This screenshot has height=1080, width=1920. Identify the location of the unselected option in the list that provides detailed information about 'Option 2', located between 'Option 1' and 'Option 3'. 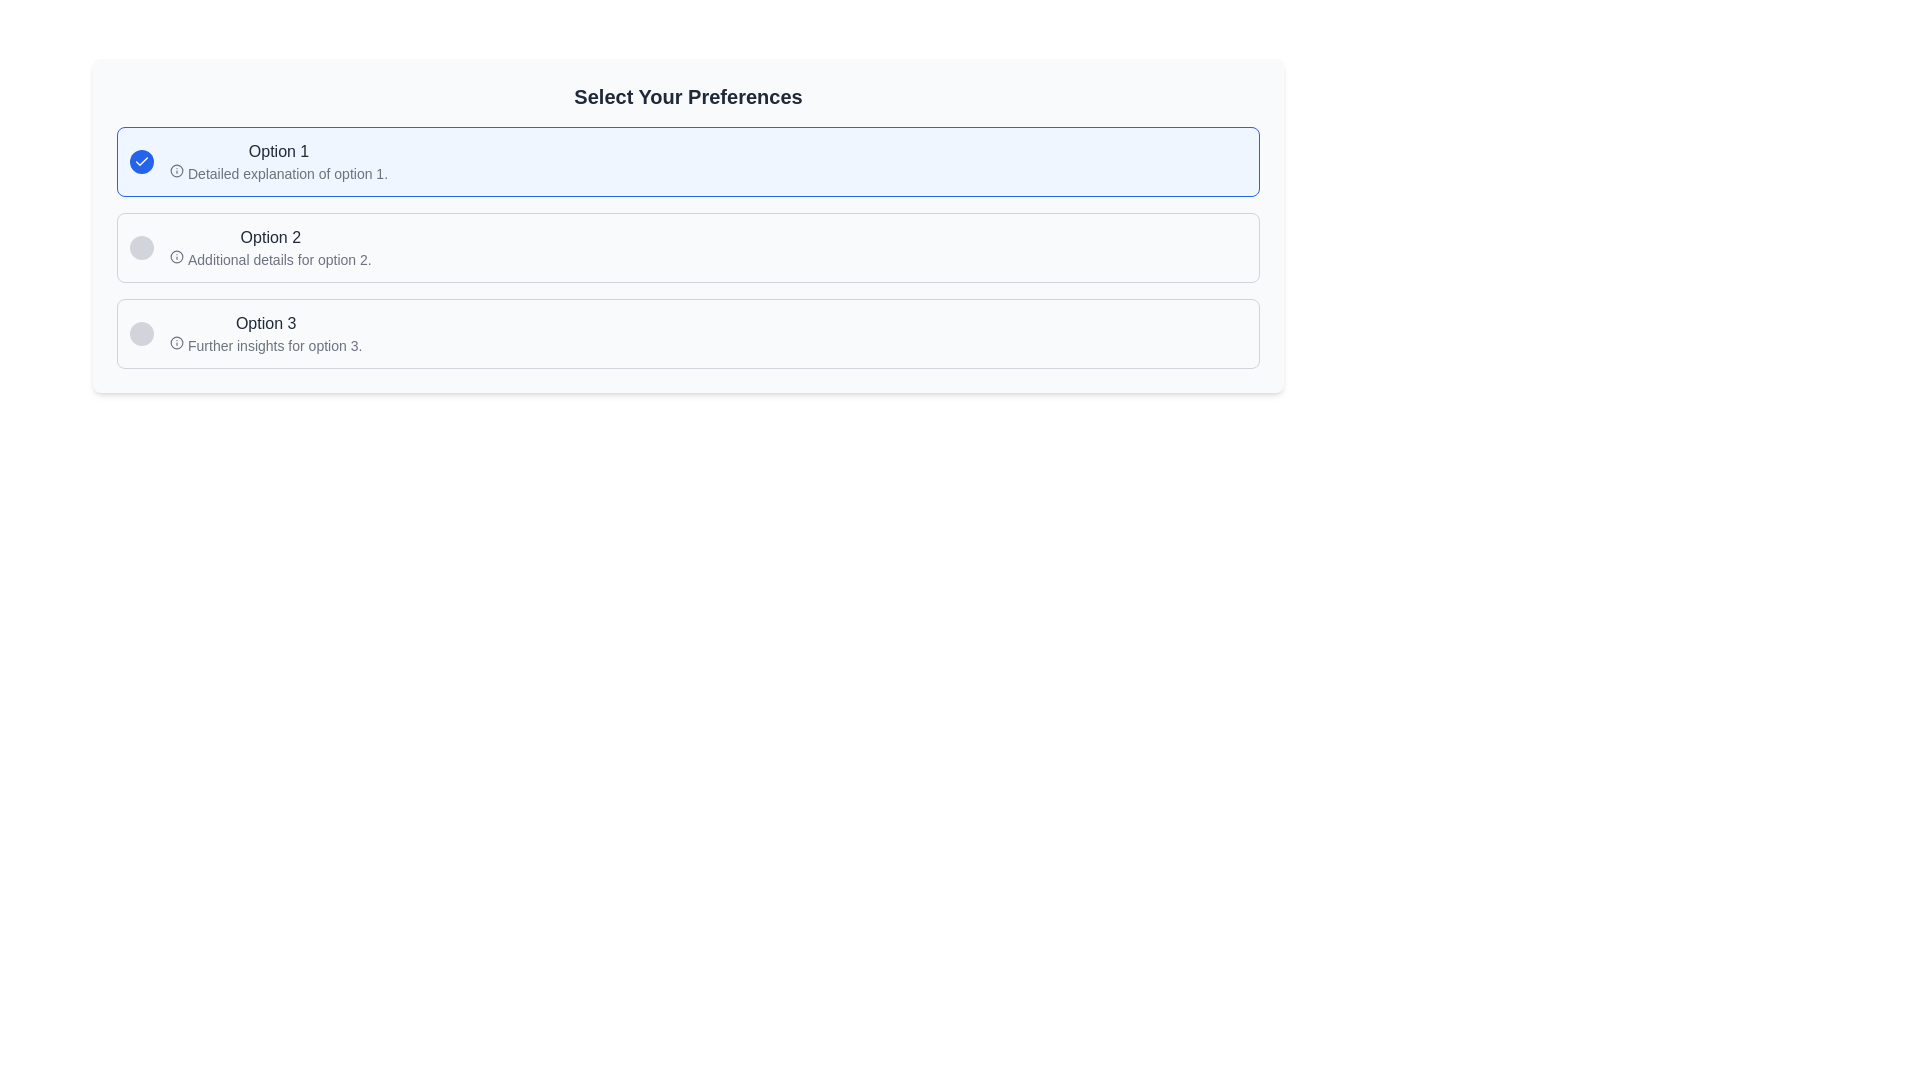
(688, 246).